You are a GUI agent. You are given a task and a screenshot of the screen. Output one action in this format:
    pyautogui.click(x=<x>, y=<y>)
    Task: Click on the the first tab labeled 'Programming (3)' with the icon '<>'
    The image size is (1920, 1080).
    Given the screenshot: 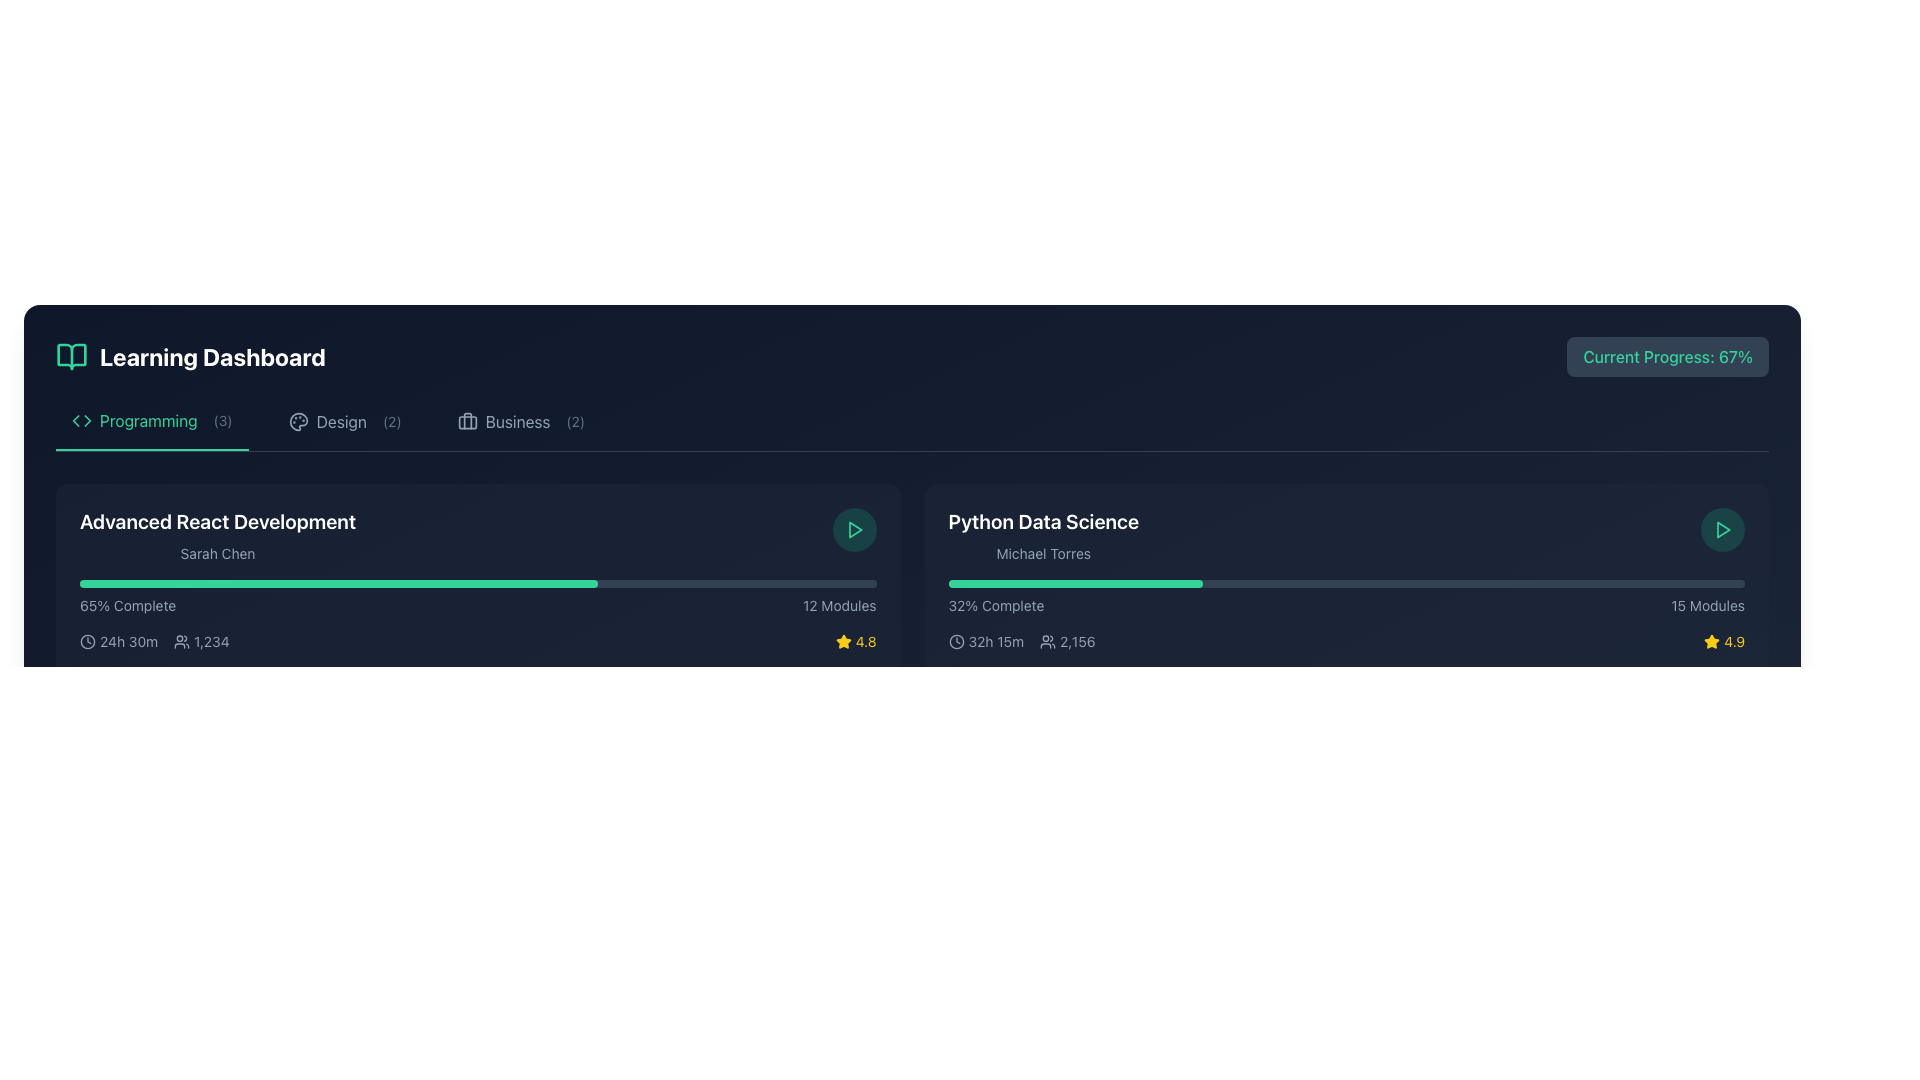 What is the action you would take?
    pyautogui.click(x=151, y=428)
    